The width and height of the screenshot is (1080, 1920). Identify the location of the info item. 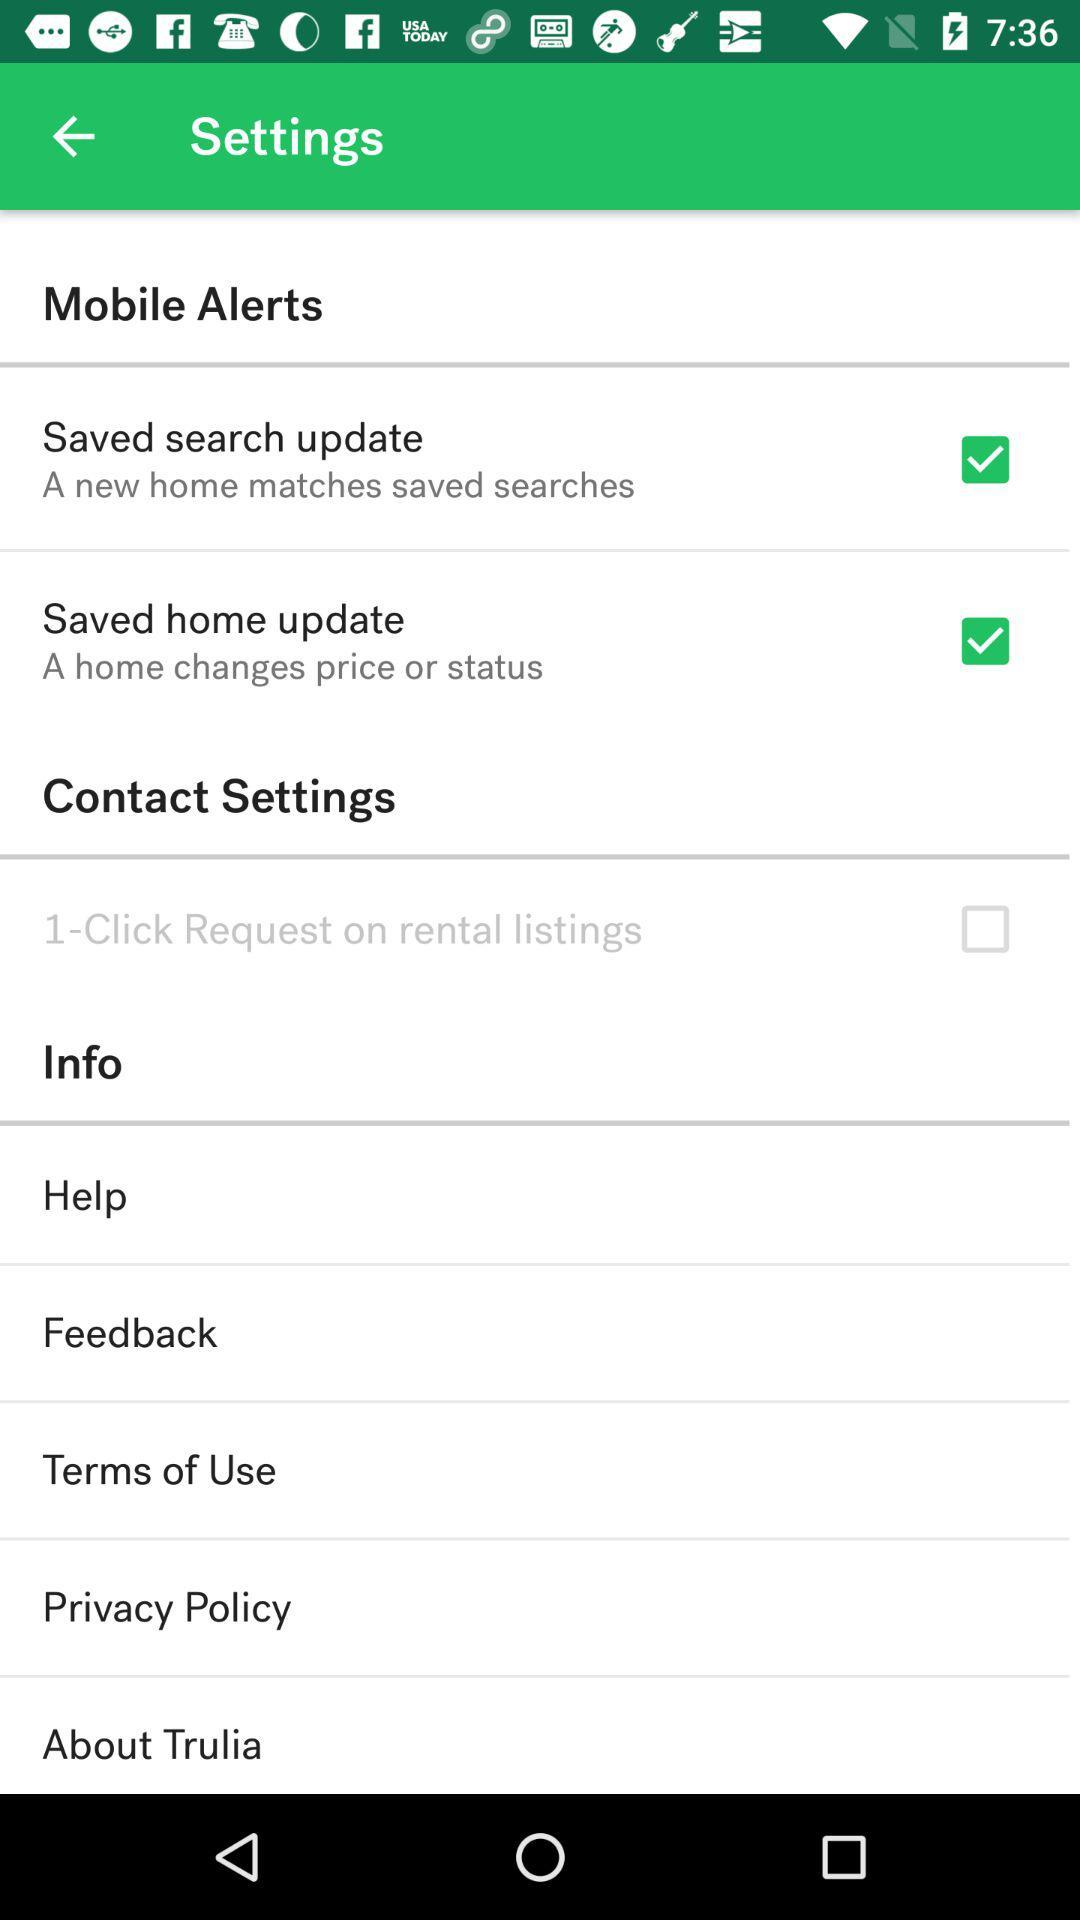
(533, 1061).